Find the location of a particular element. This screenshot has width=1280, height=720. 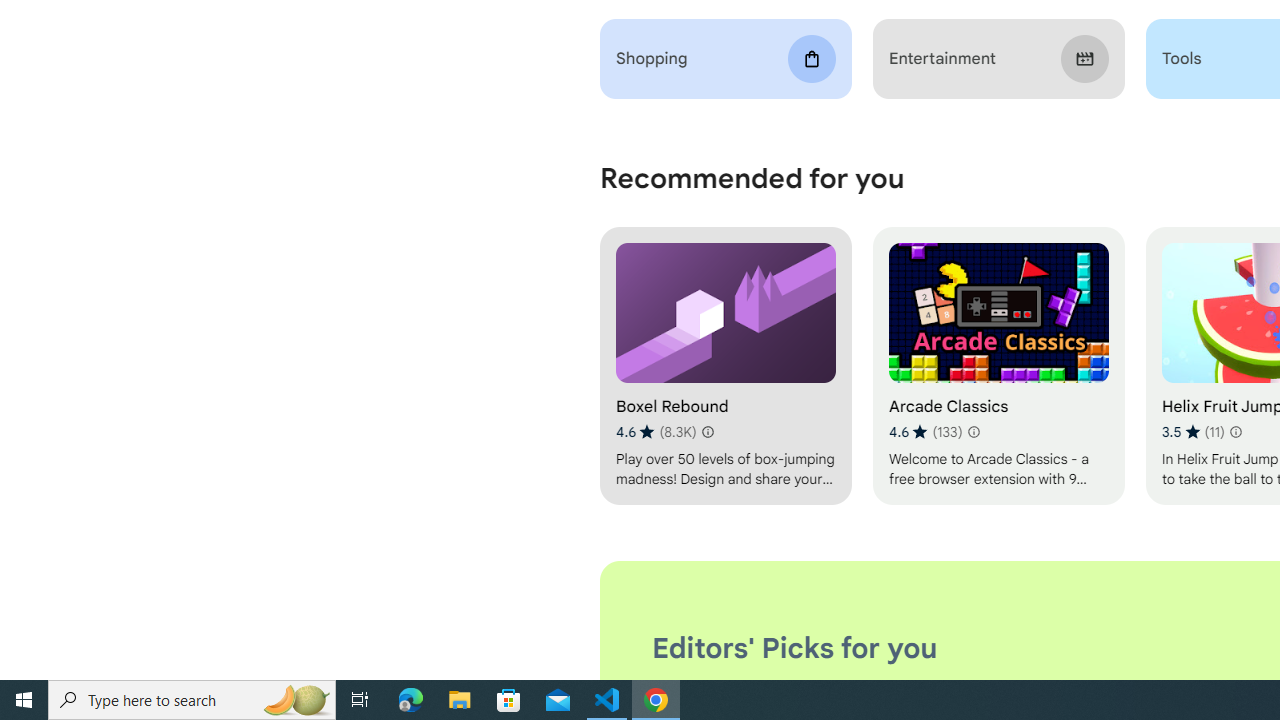

'Entertainment' is located at coordinates (998, 58).